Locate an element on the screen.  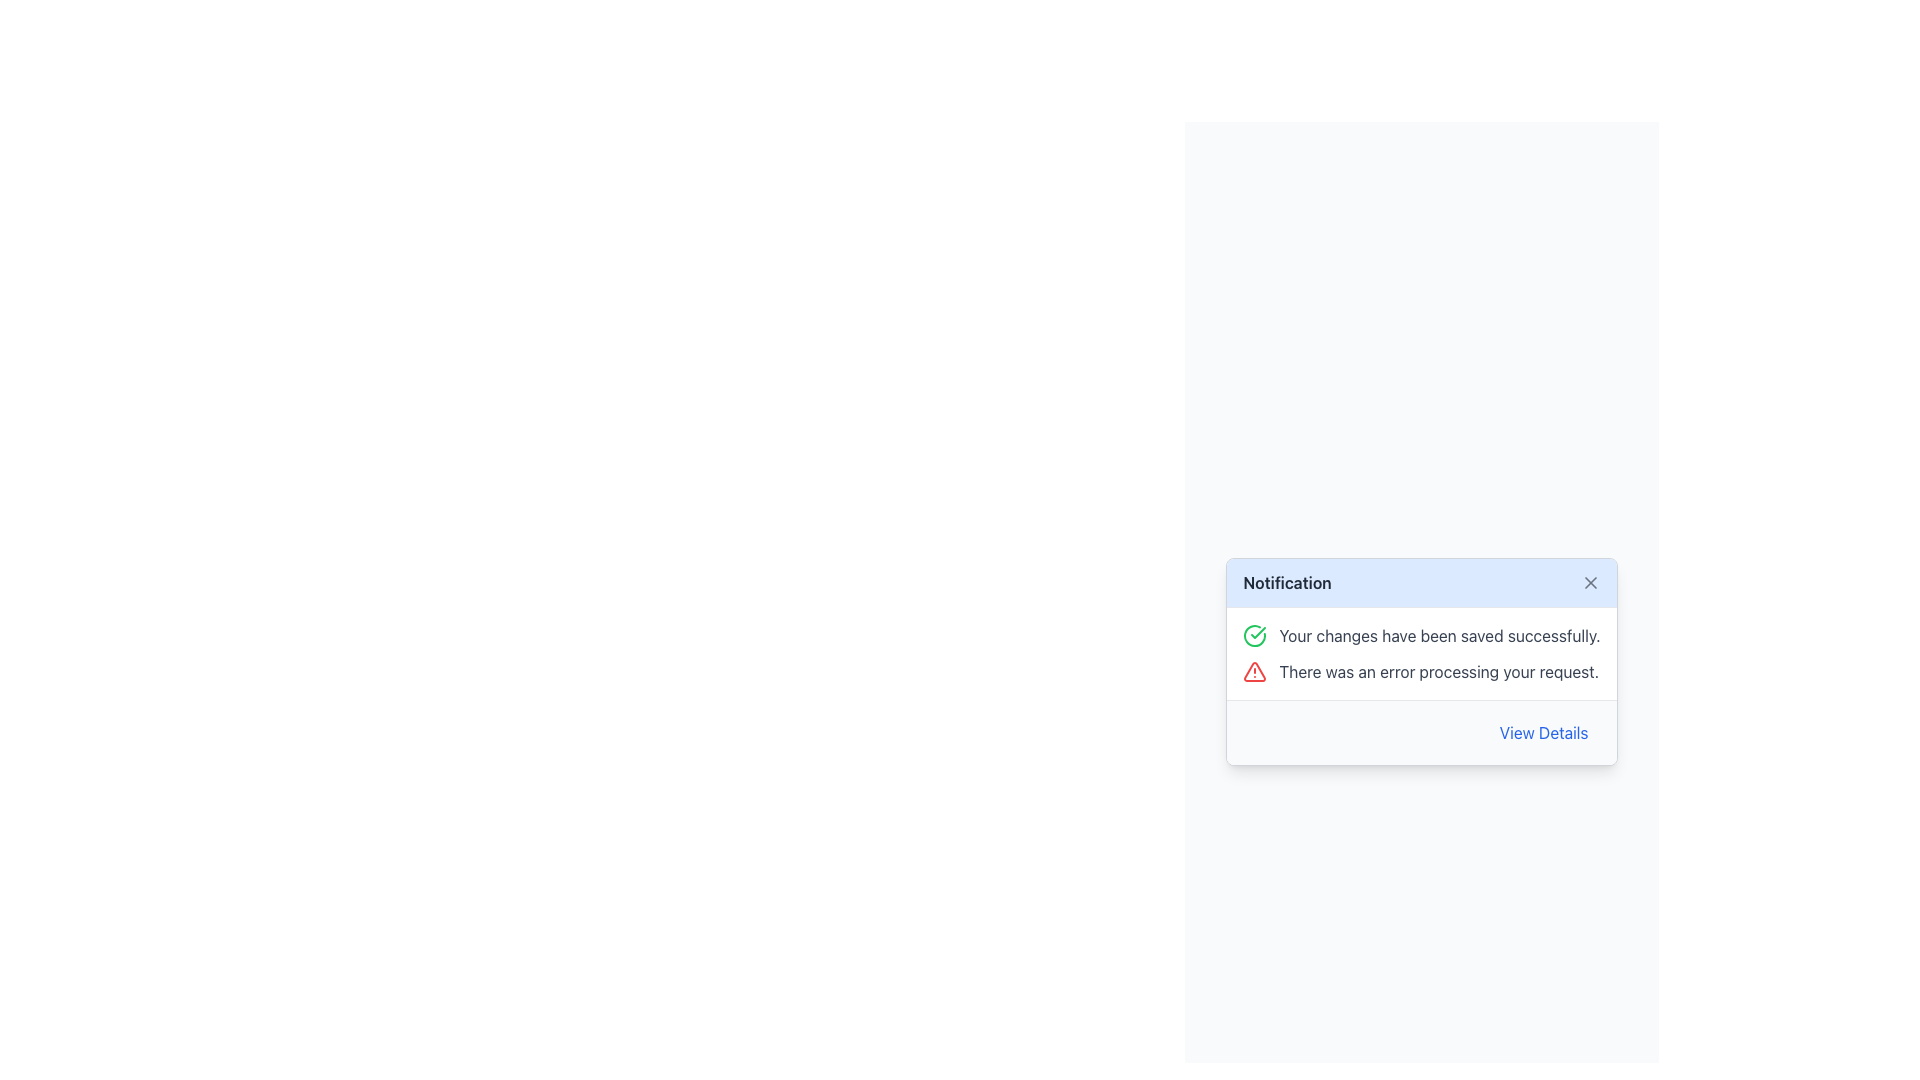
the 'View Details' button located at the bottom-right corner of the notification dialog box is located at coordinates (1543, 732).